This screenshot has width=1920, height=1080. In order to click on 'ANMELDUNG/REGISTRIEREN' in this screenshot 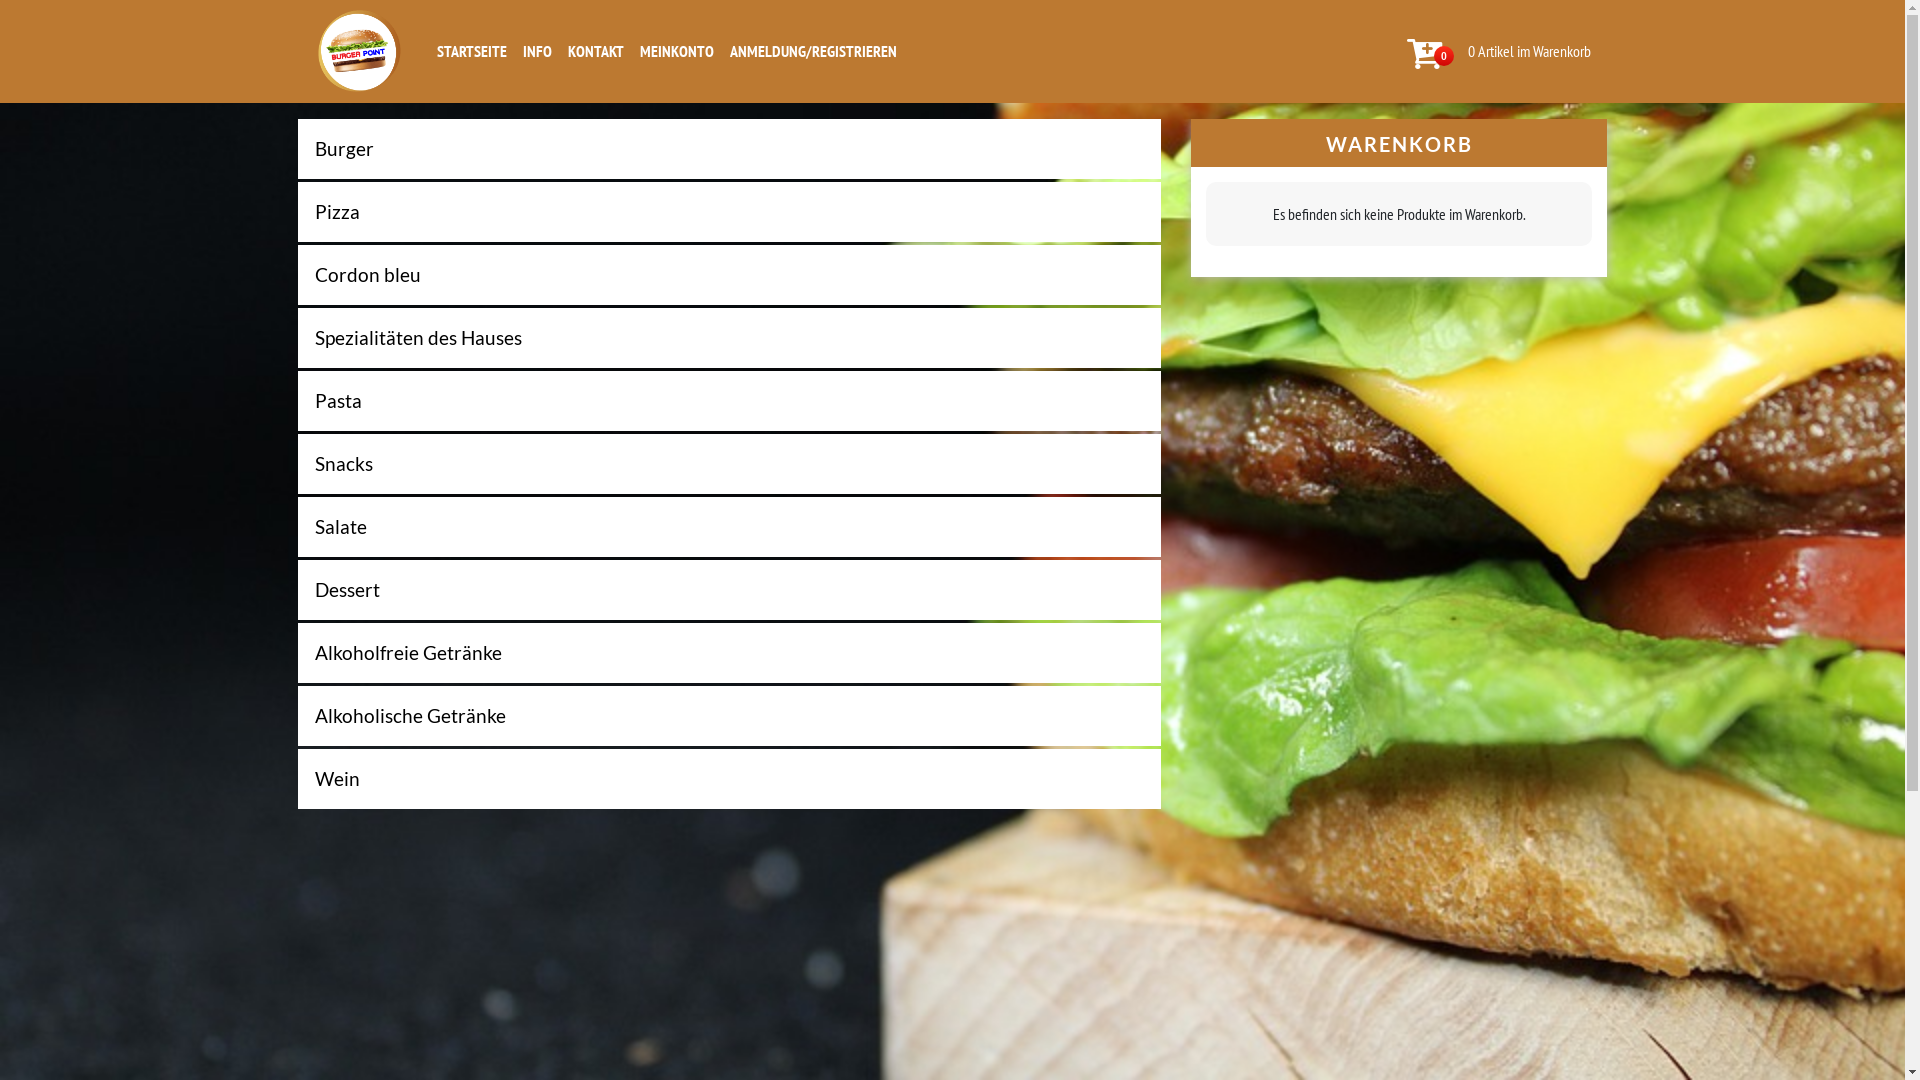, I will do `click(813, 49)`.